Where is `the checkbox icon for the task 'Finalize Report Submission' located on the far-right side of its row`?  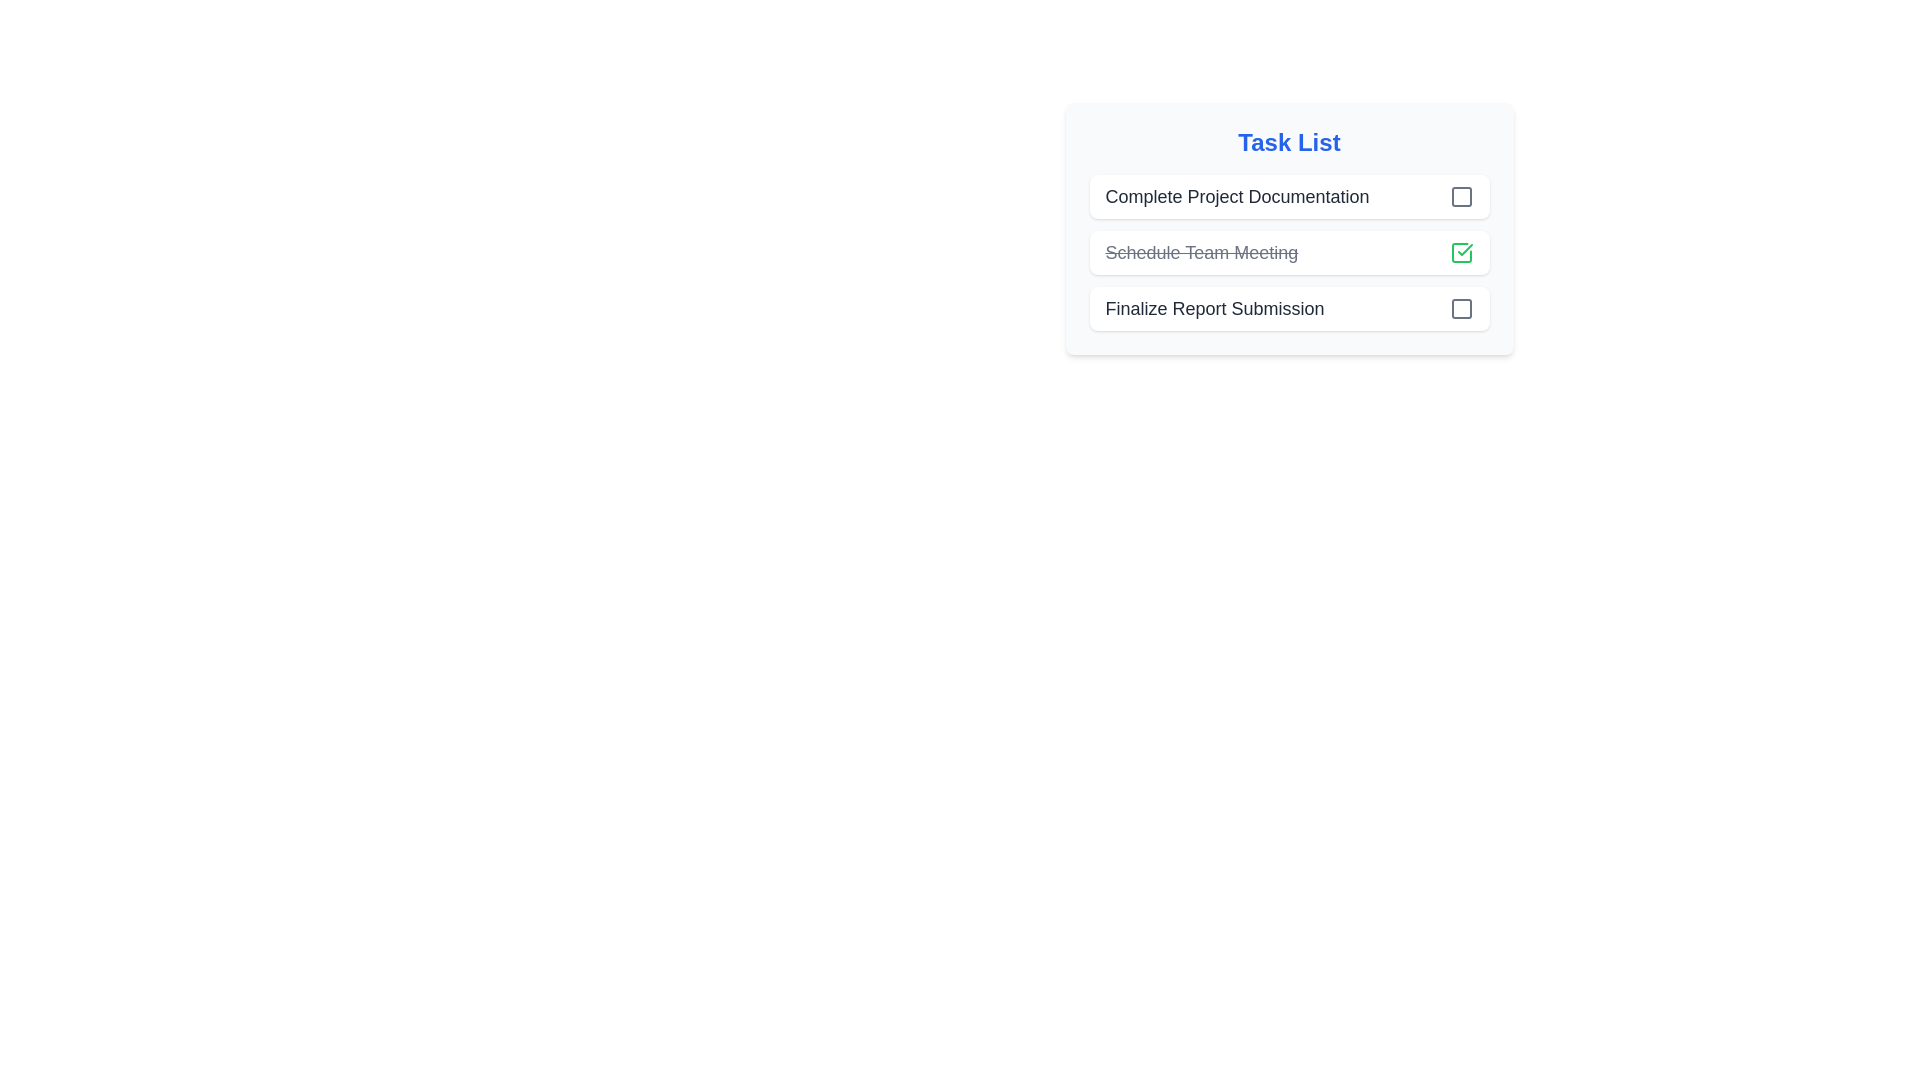 the checkbox icon for the task 'Finalize Report Submission' located on the far-right side of its row is located at coordinates (1461, 308).